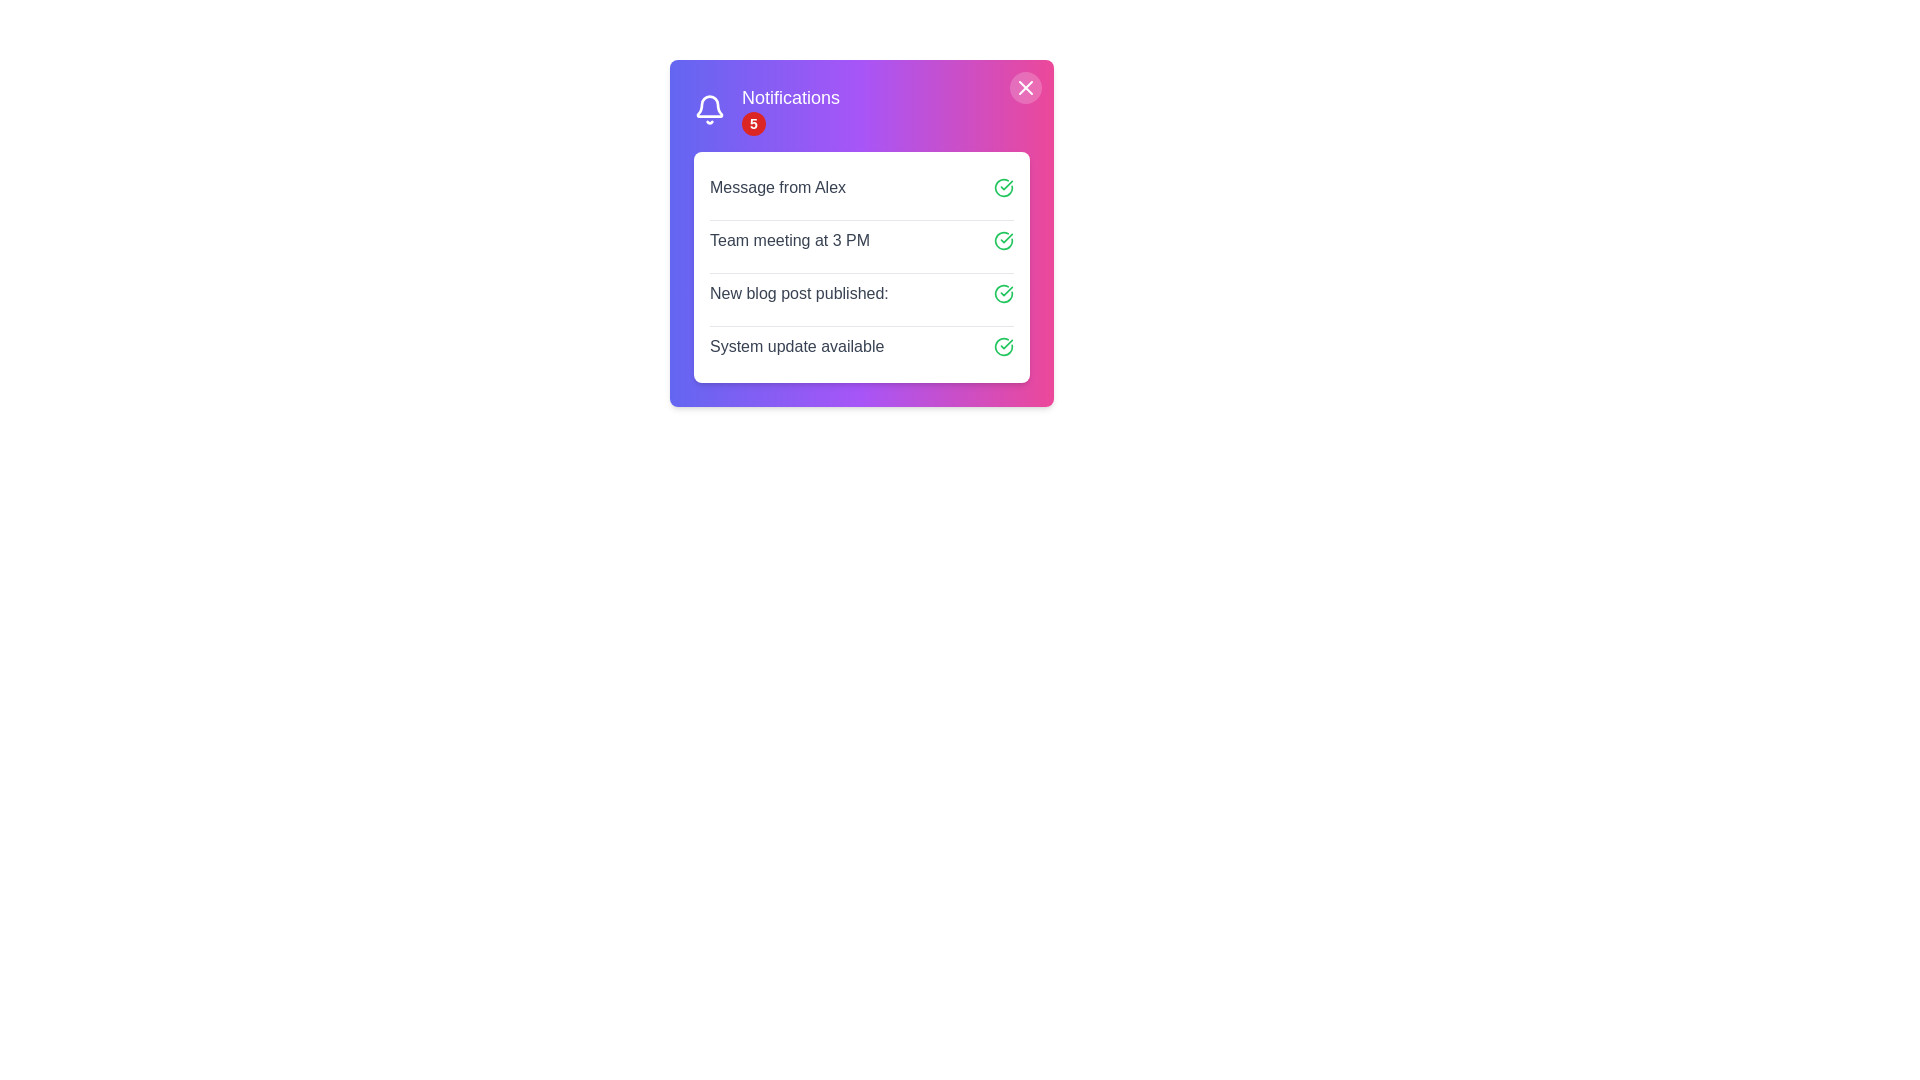 The image size is (1920, 1080). What do you see at coordinates (796, 346) in the screenshot?
I see `the notification message informing the user about a system update, located at the bottom of a notification pop-up panel with a green success icon to the right` at bounding box center [796, 346].